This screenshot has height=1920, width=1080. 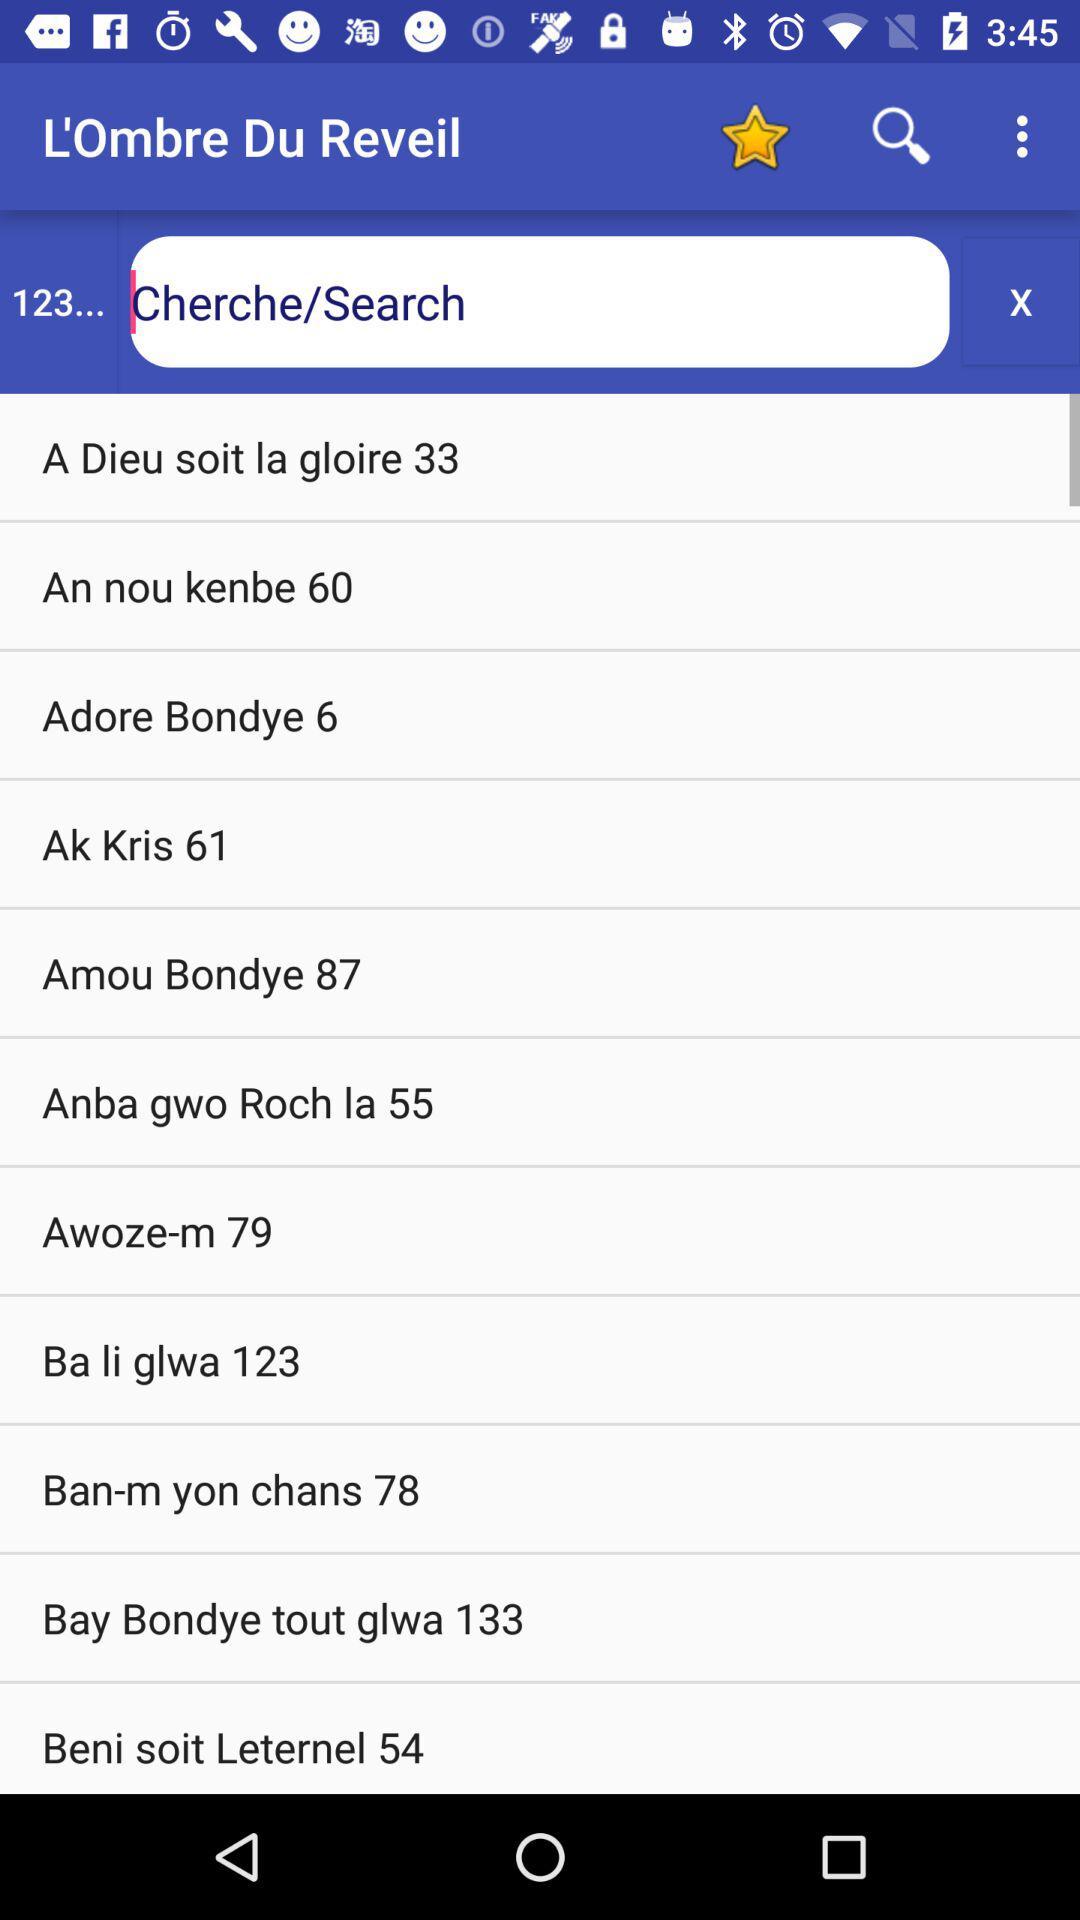 What do you see at coordinates (540, 1737) in the screenshot?
I see `beni soit leternel` at bounding box center [540, 1737].